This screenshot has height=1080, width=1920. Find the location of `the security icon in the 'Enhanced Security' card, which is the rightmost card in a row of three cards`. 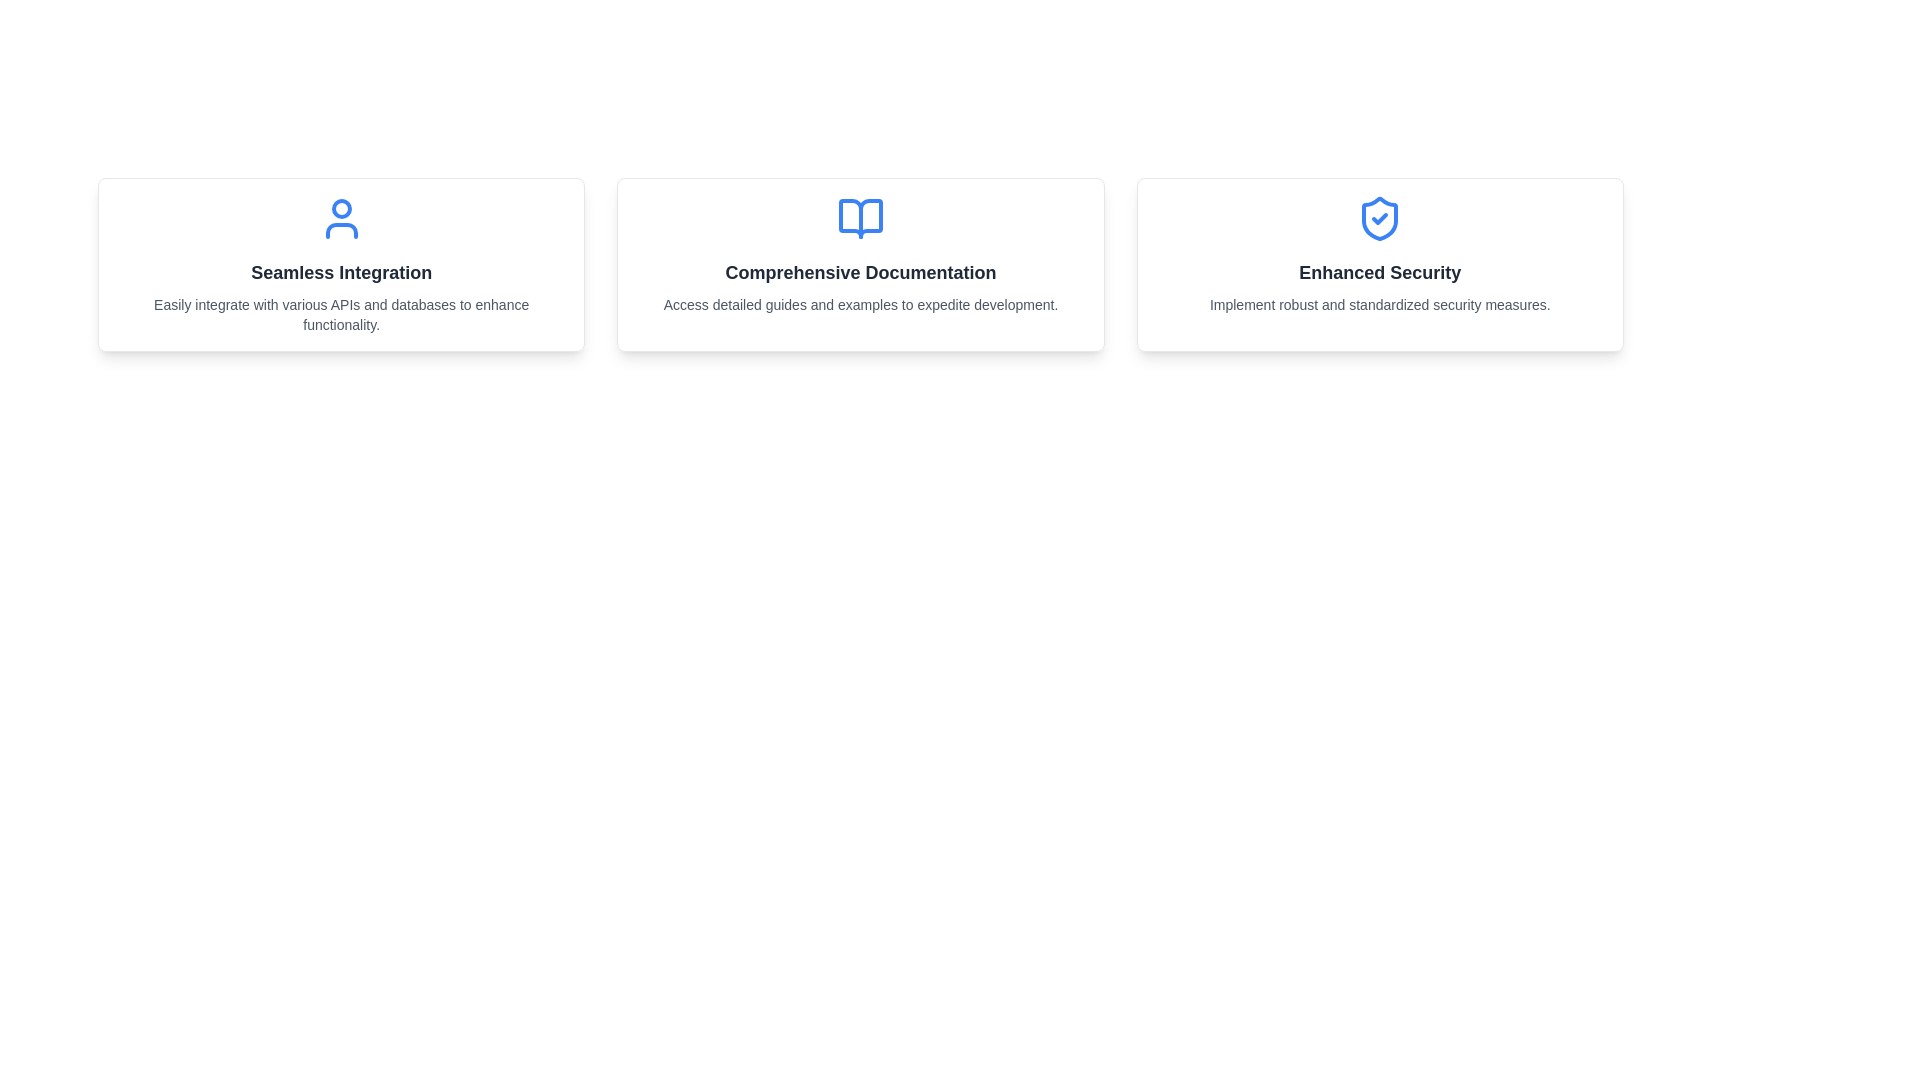

the security icon in the 'Enhanced Security' card, which is the rightmost card in a row of three cards is located at coordinates (1379, 219).